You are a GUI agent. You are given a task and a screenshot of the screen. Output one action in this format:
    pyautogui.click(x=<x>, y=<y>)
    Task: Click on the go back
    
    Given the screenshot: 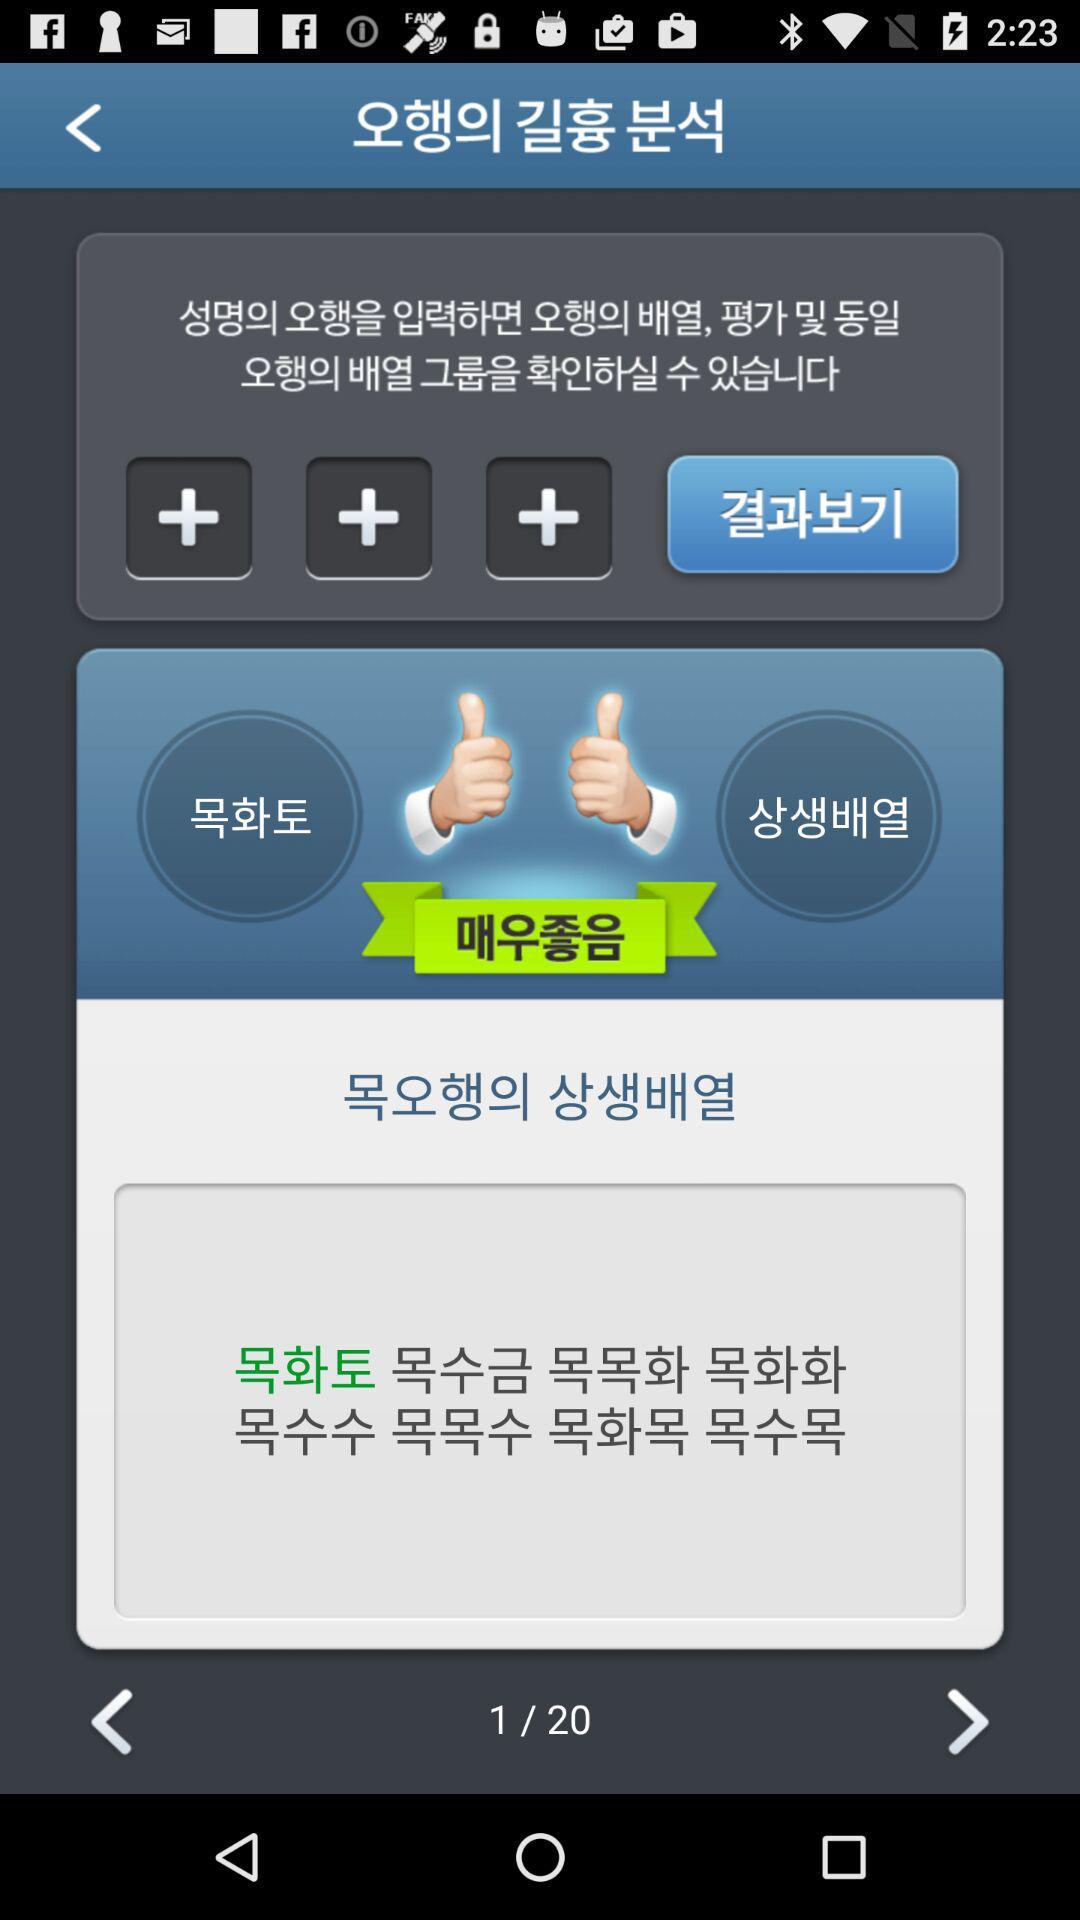 What is the action you would take?
    pyautogui.click(x=115, y=1723)
    